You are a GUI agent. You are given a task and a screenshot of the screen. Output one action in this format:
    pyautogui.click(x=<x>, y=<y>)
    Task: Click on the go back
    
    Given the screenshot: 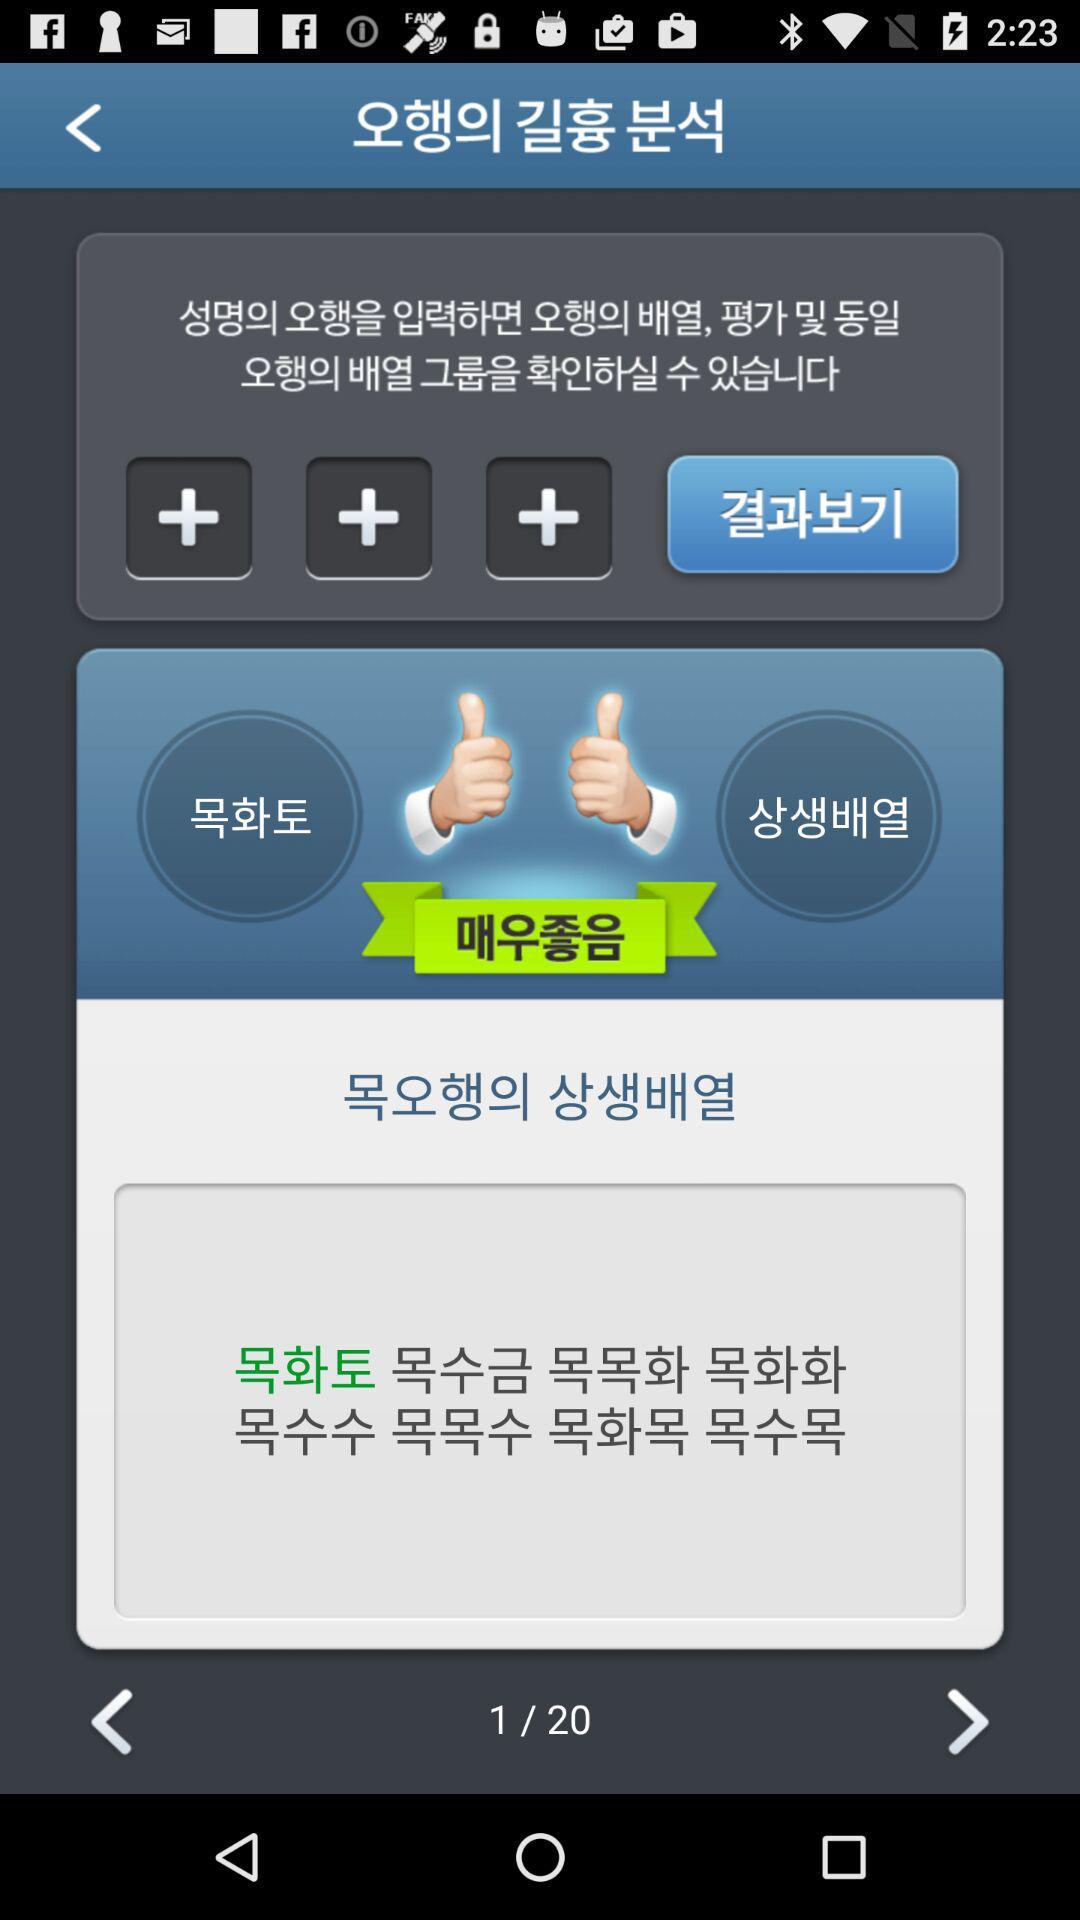 What is the action you would take?
    pyautogui.click(x=115, y=1723)
    